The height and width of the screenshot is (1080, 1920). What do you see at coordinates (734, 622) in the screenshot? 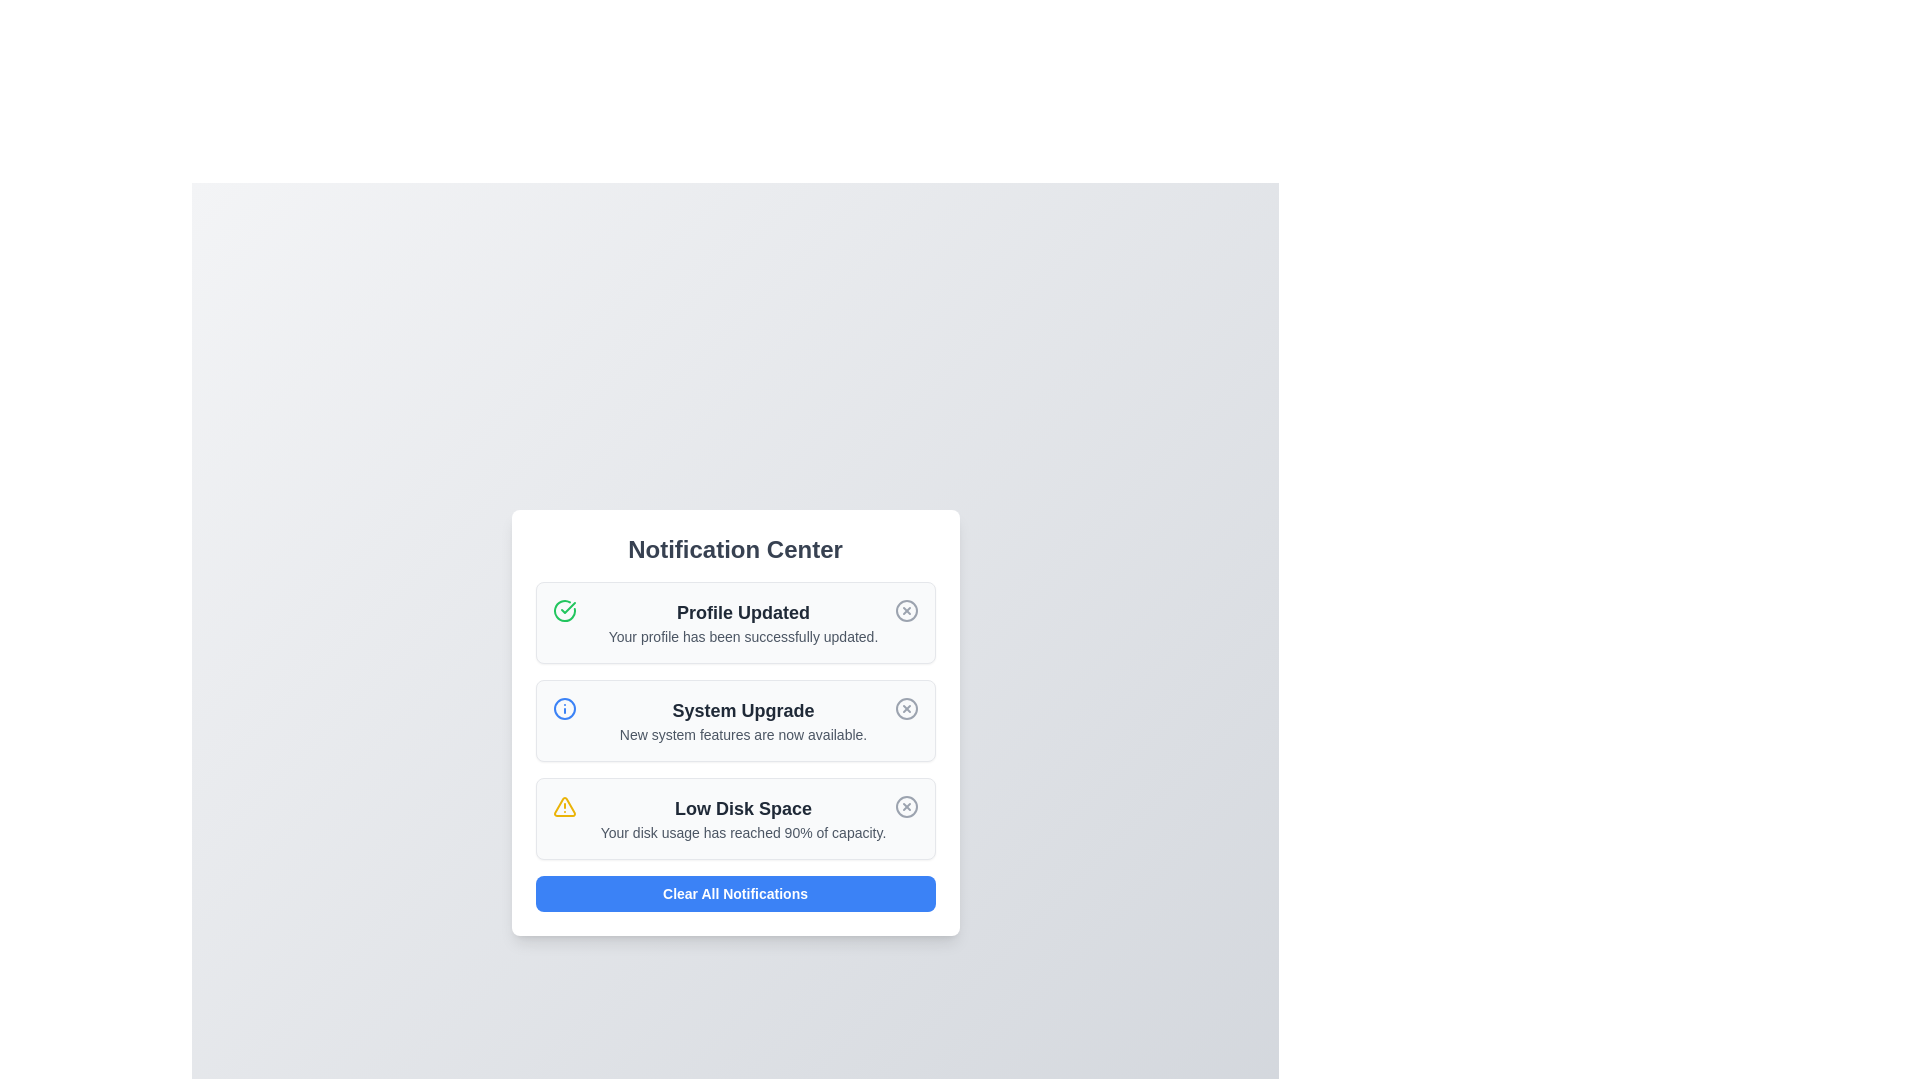
I see `the 'Profile Updated' notification card in the Notification Center` at bounding box center [734, 622].